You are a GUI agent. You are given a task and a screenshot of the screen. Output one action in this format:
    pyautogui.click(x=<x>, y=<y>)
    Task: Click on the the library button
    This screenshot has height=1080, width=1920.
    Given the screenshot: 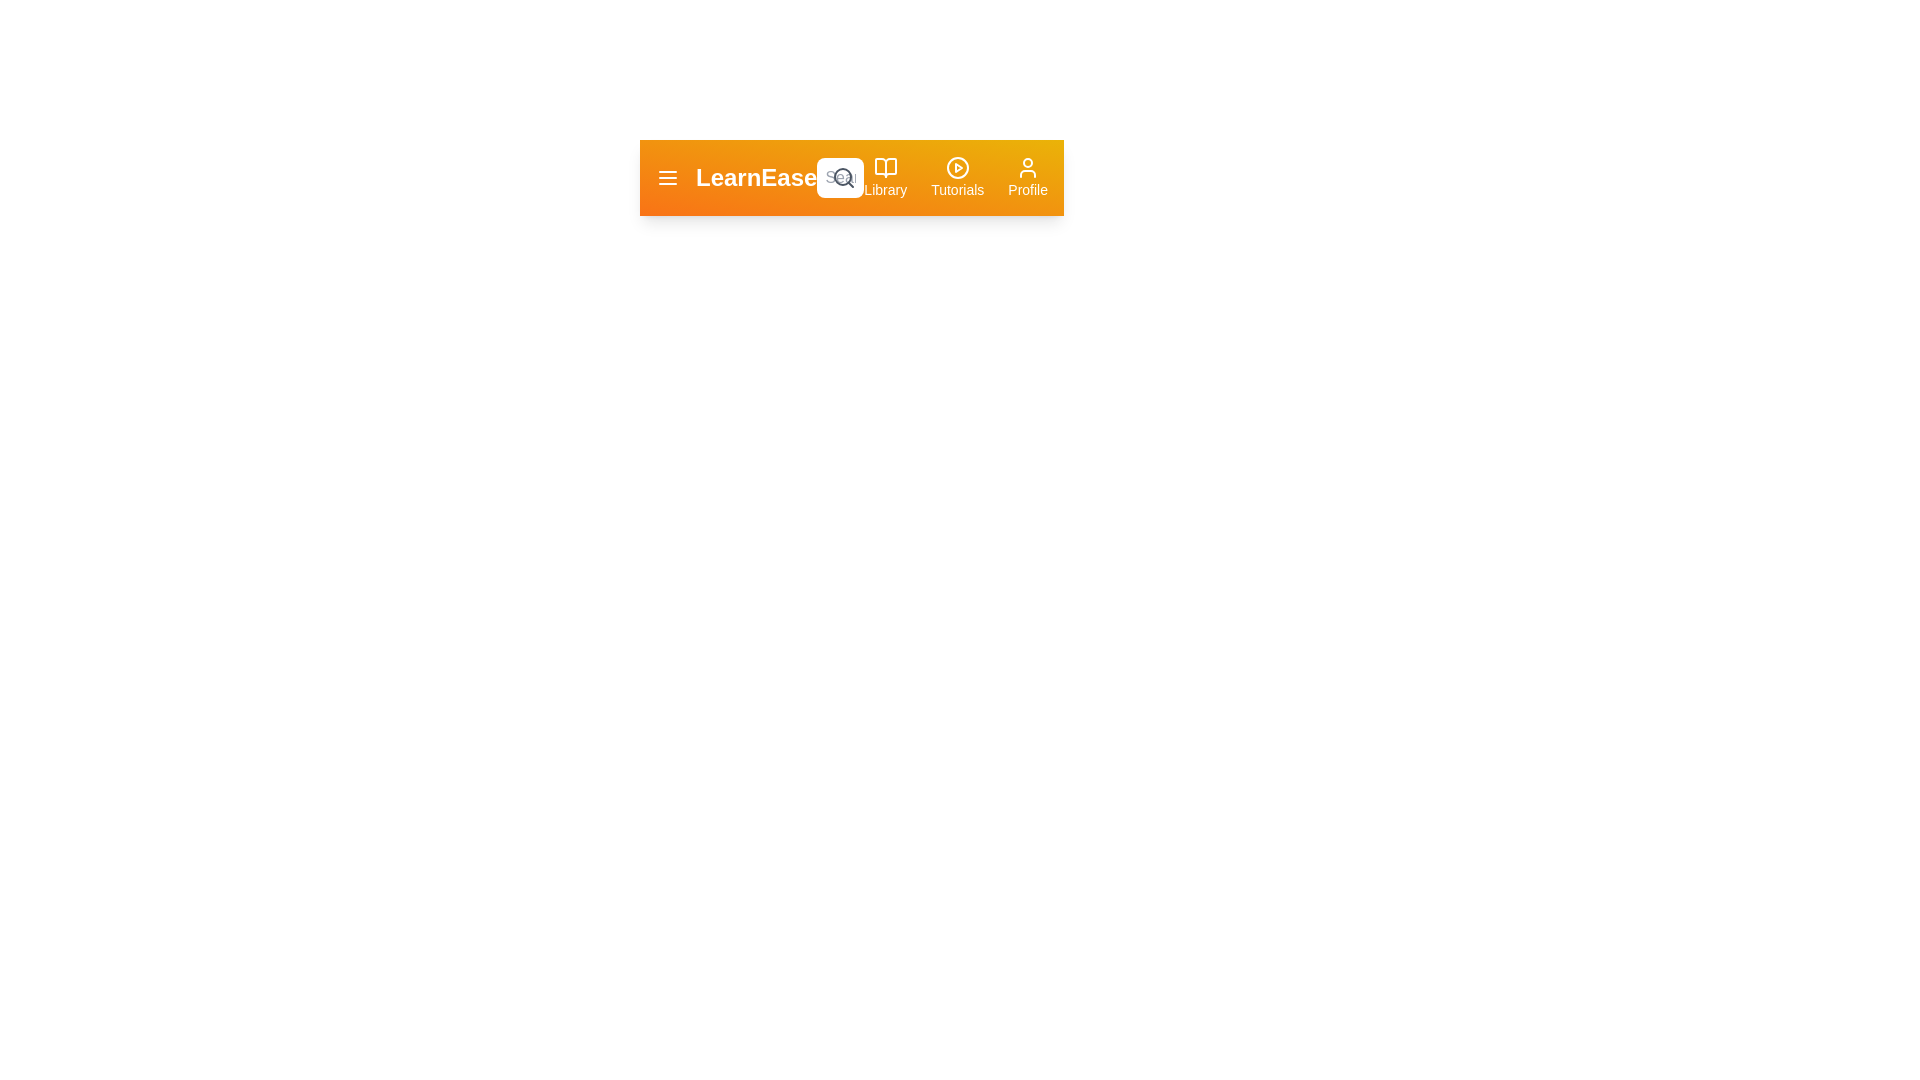 What is the action you would take?
    pyautogui.click(x=884, y=176)
    